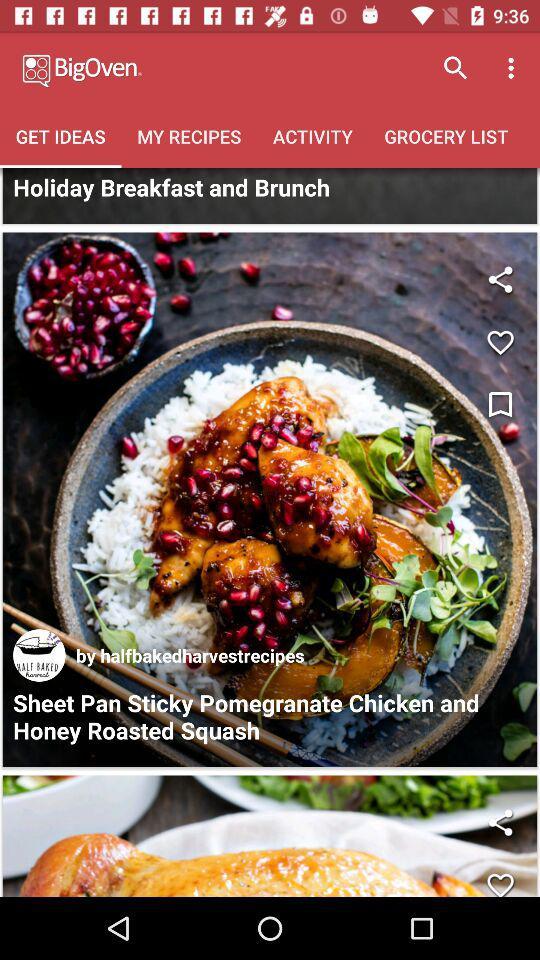  What do you see at coordinates (499, 404) in the screenshot?
I see `wish list icon` at bounding box center [499, 404].